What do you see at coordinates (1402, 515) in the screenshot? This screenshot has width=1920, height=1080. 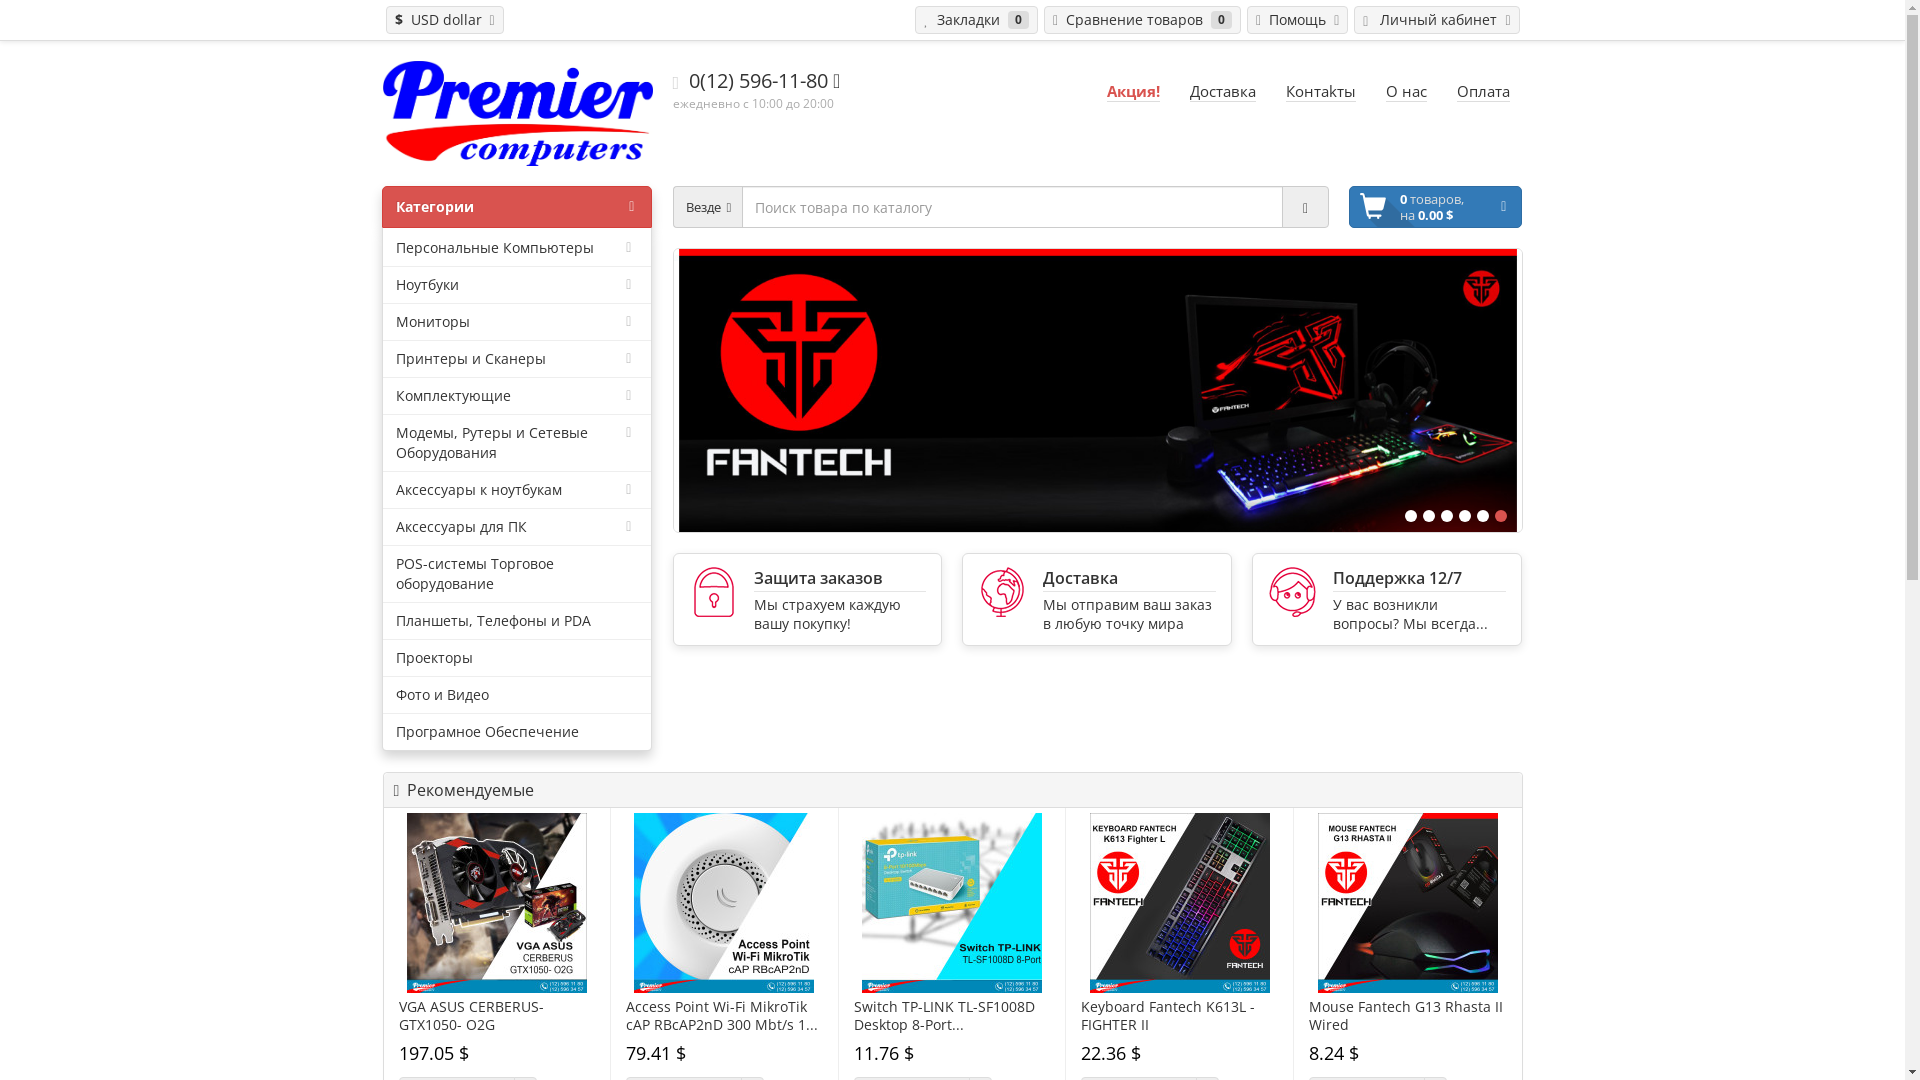 I see `'1'` at bounding box center [1402, 515].